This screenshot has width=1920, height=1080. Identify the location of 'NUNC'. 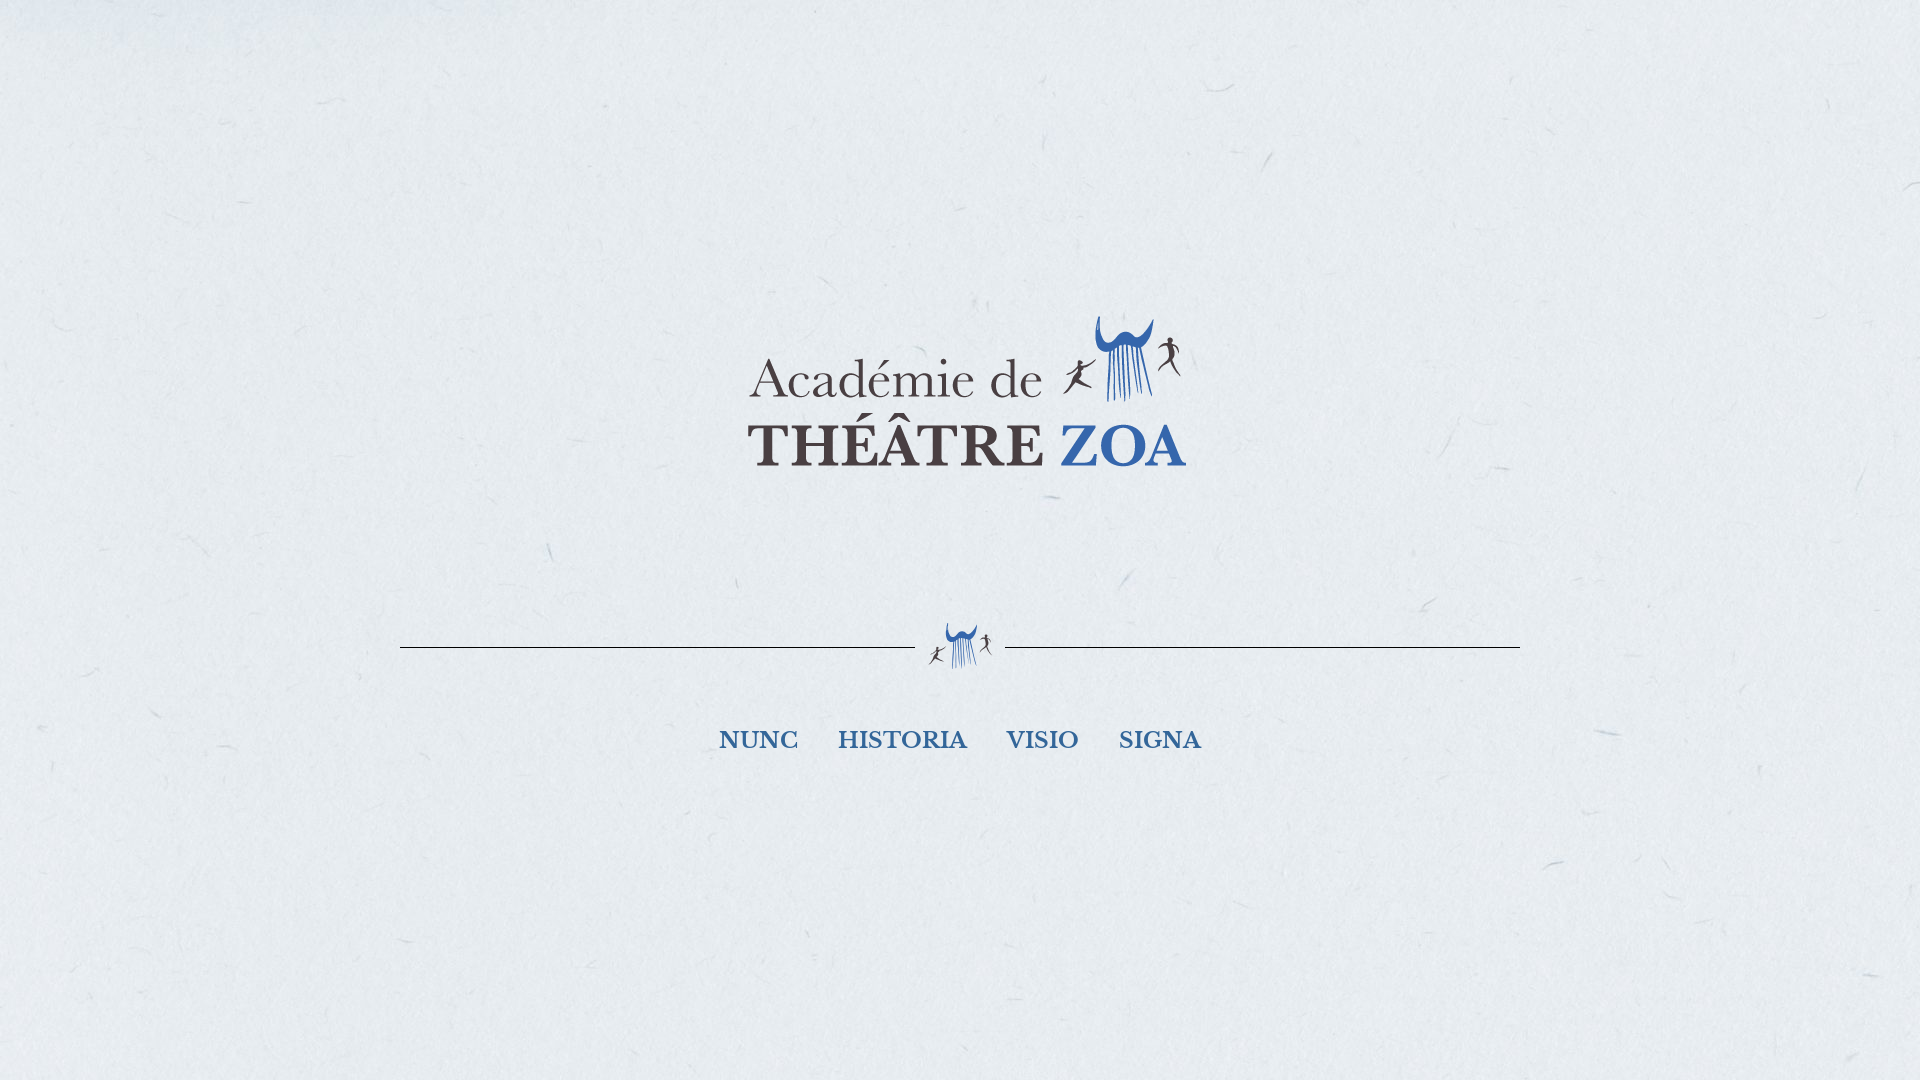
(699, 740).